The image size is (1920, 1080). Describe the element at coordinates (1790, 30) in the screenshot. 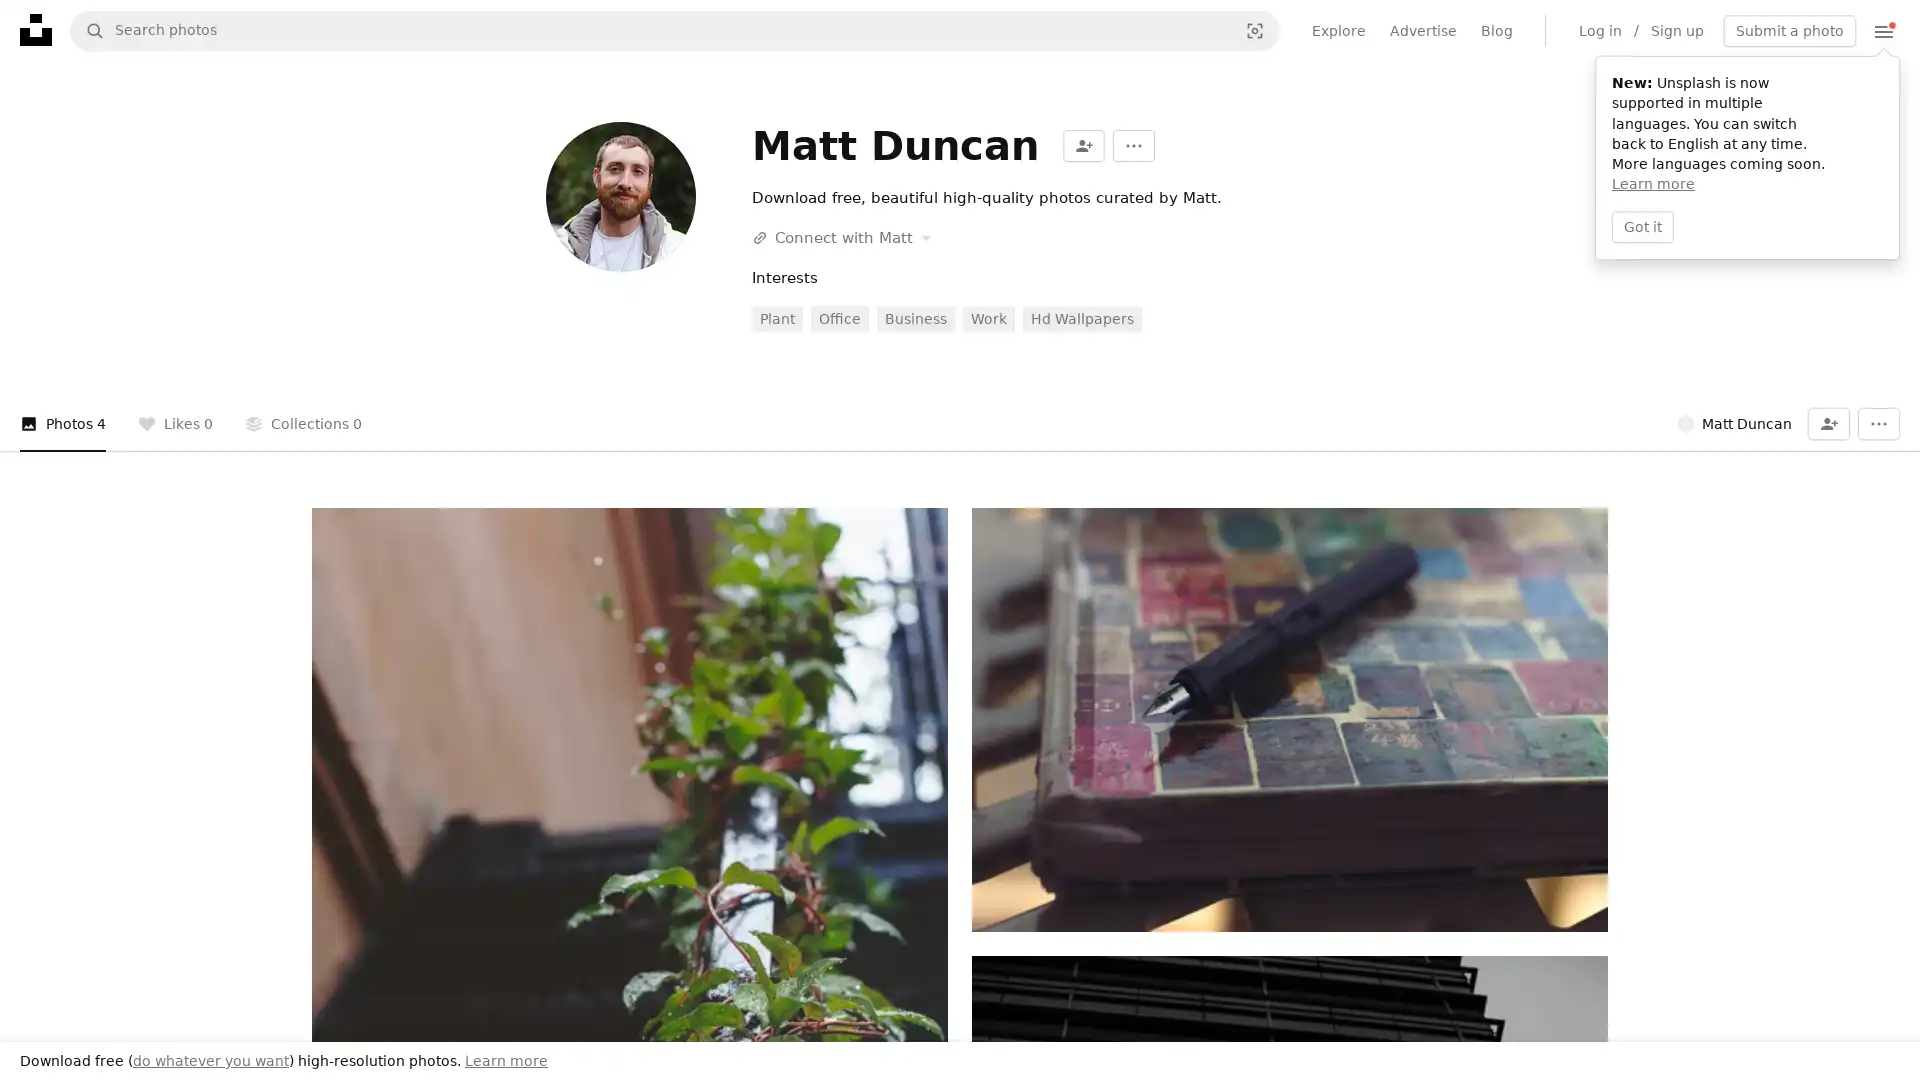

I see `Submita photo` at that location.